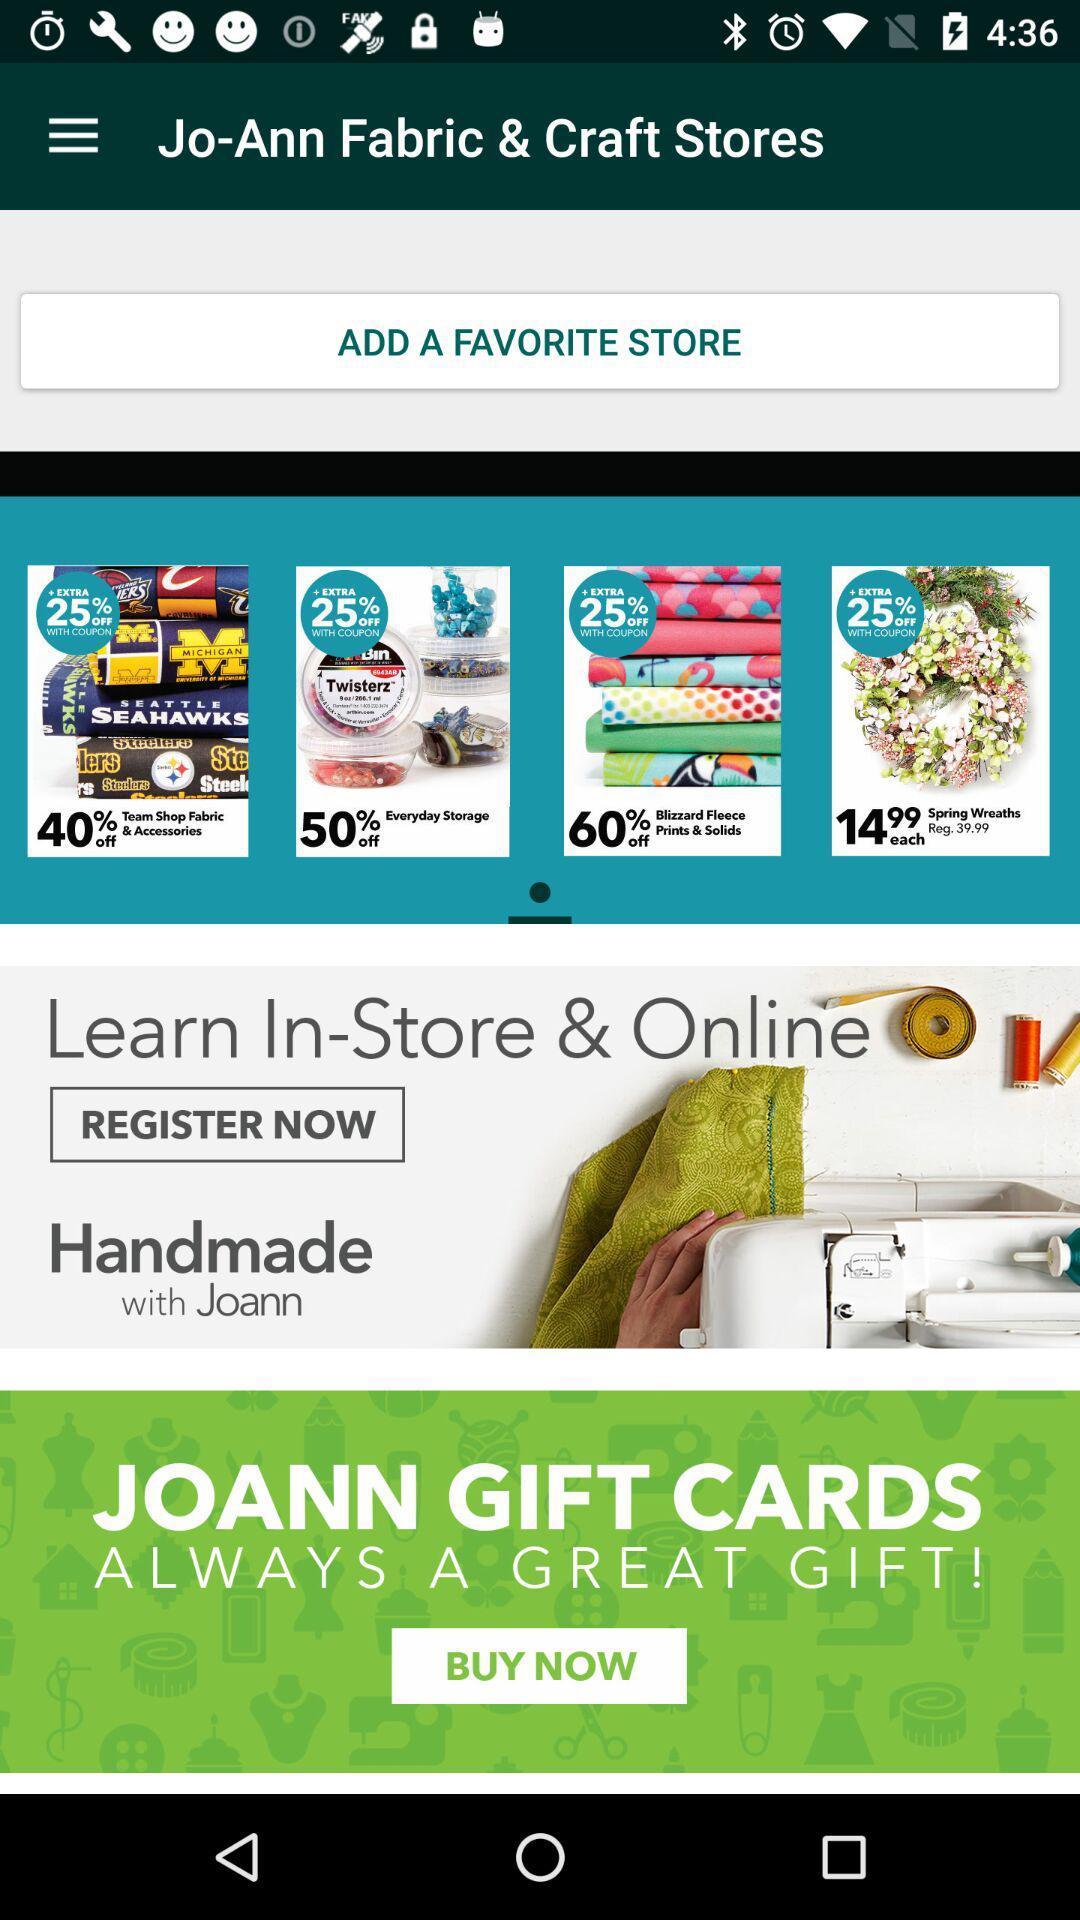  Describe the element at coordinates (540, 1580) in the screenshot. I see `search for` at that location.